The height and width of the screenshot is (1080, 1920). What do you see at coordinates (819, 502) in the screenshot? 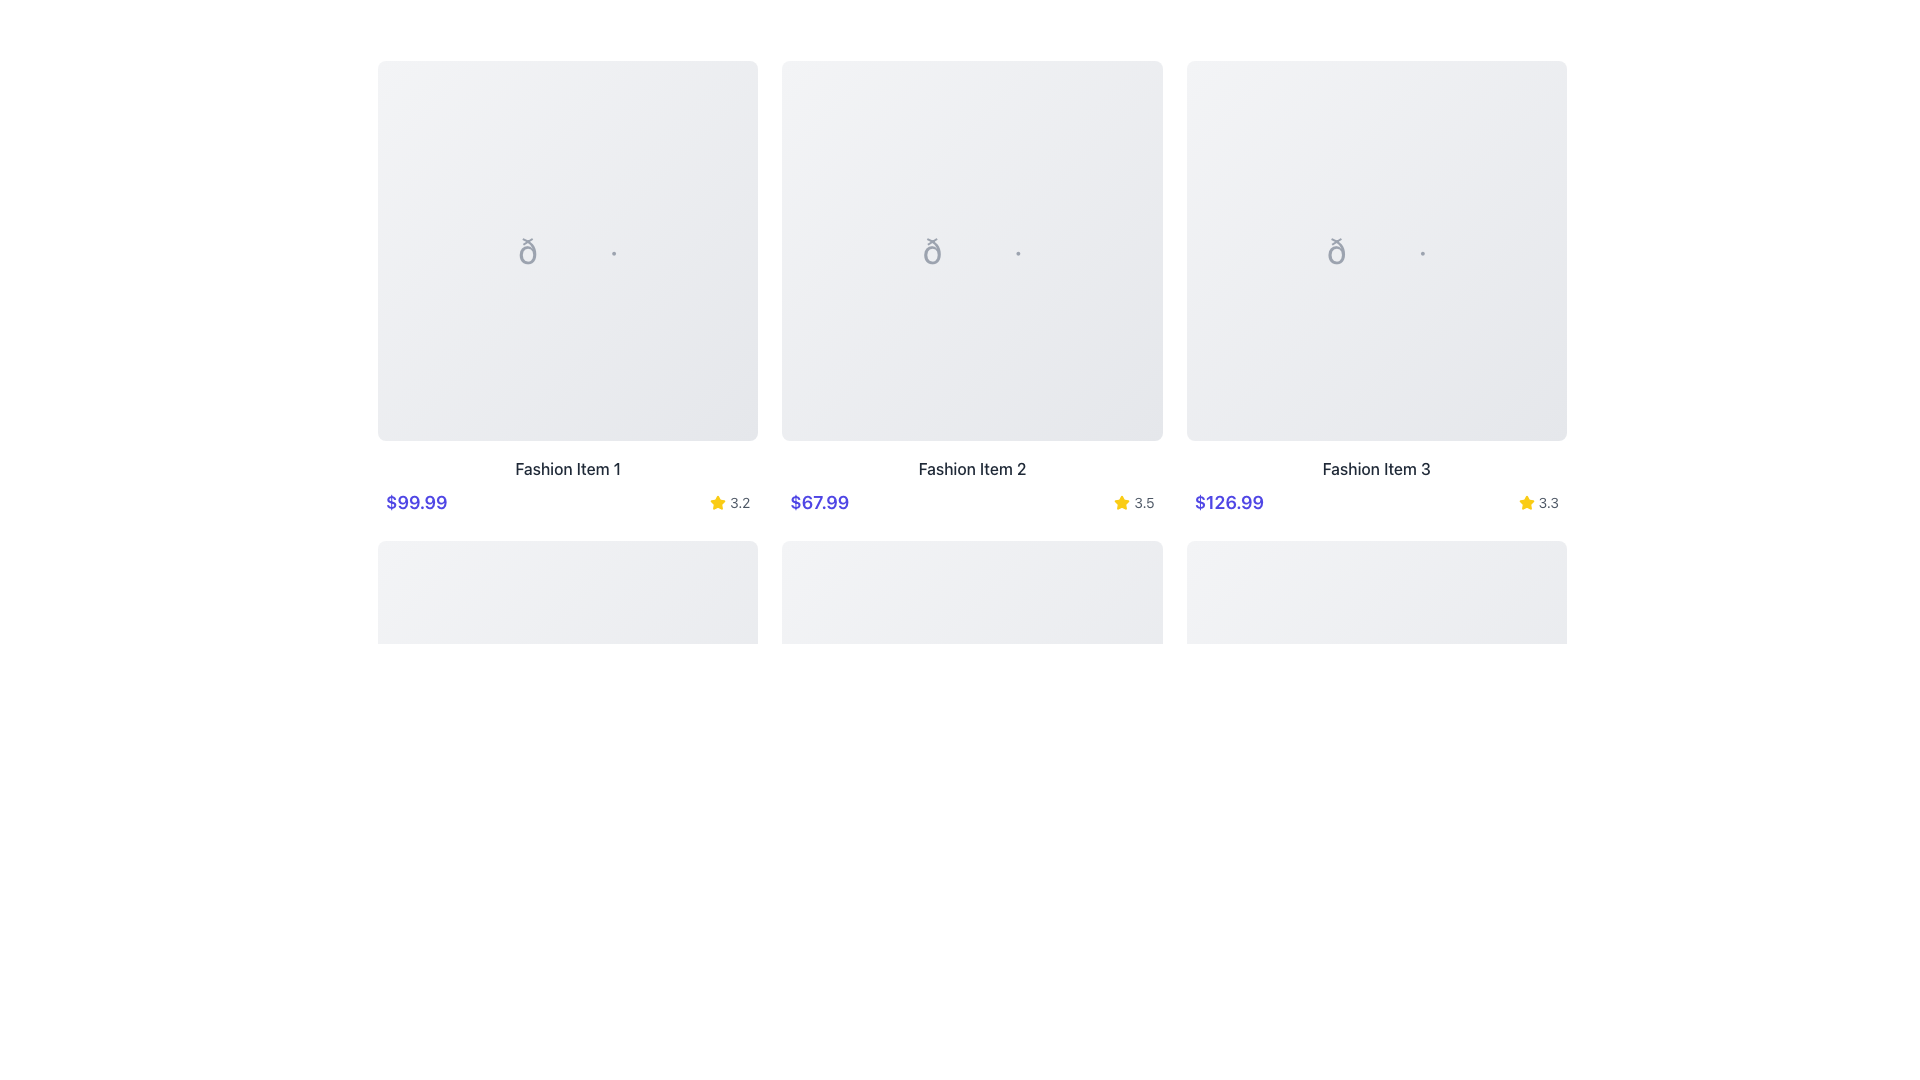
I see `displayed price of the item labeled 'Fashion Item 2', which is shown in the text label located in the center column of the grid layout, directly below the item` at bounding box center [819, 502].